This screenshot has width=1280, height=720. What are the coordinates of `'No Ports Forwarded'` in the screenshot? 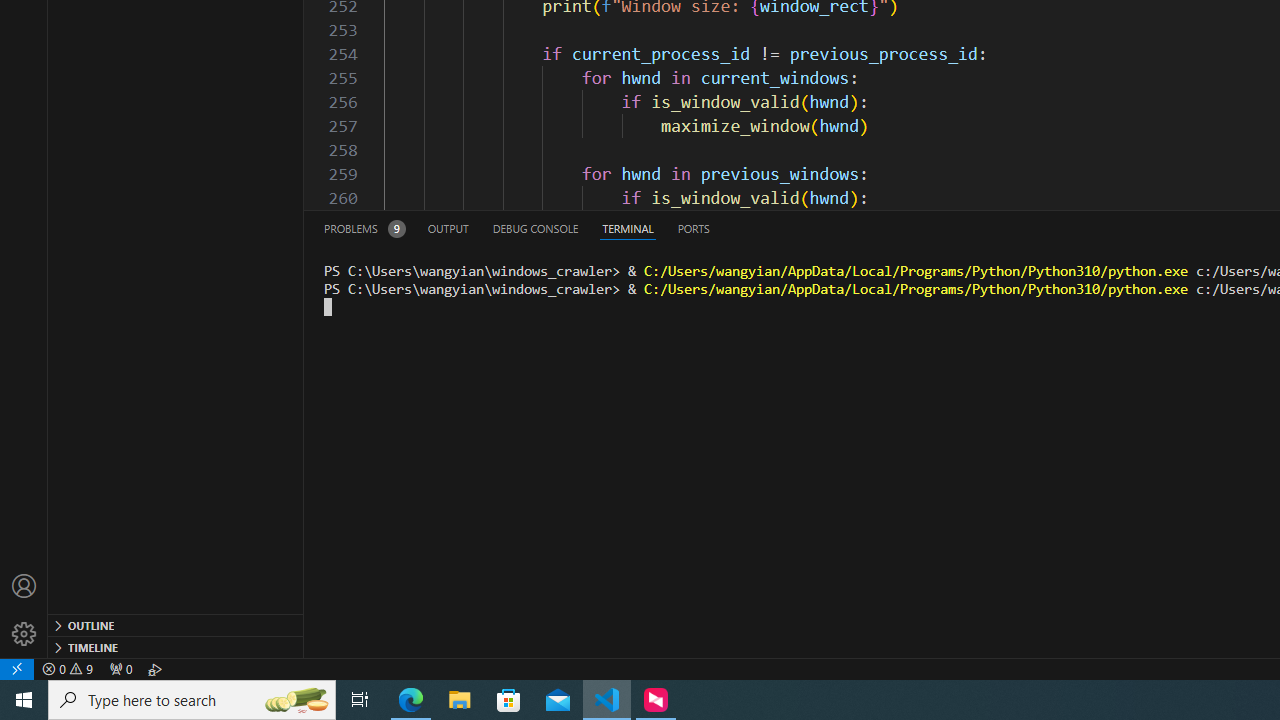 It's located at (119, 668).